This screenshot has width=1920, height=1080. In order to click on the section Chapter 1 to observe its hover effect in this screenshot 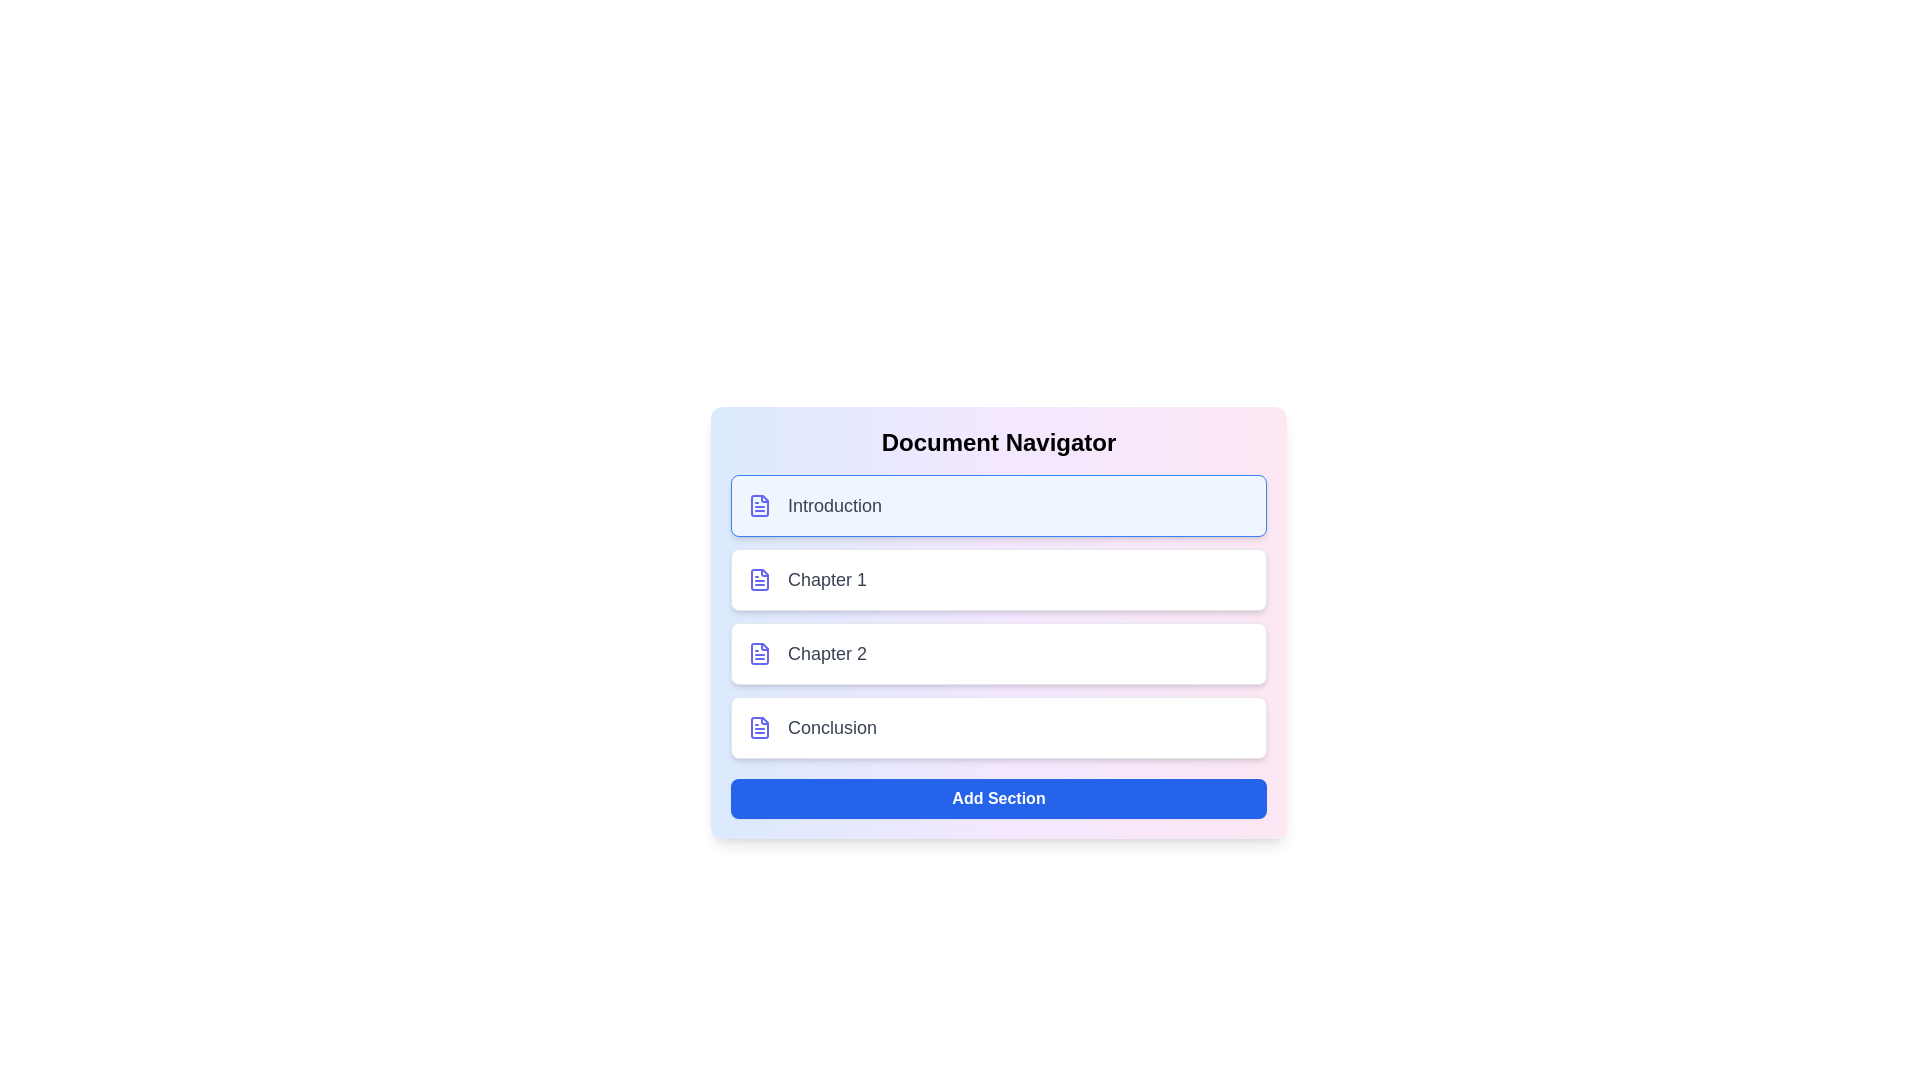, I will do `click(998, 579)`.